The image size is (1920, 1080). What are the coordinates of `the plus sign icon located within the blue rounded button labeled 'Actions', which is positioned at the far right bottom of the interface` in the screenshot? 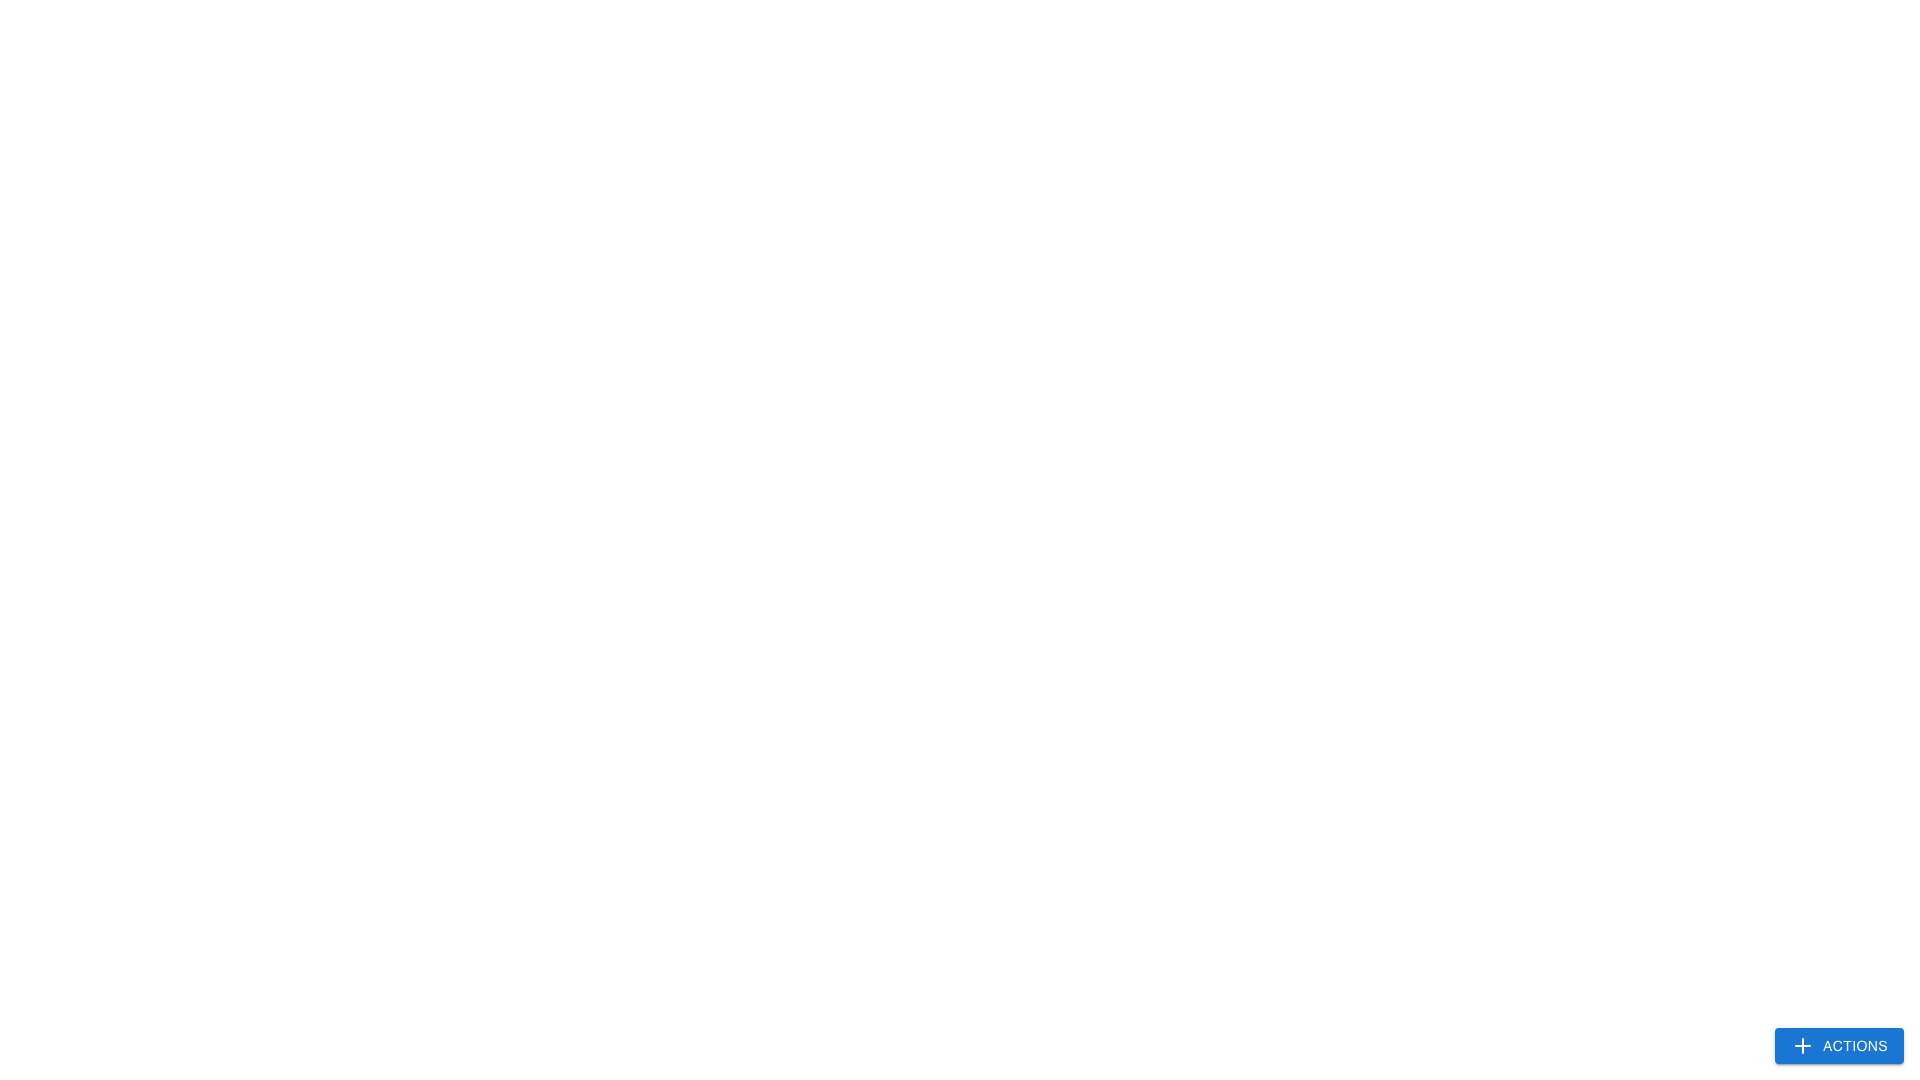 It's located at (1802, 1044).